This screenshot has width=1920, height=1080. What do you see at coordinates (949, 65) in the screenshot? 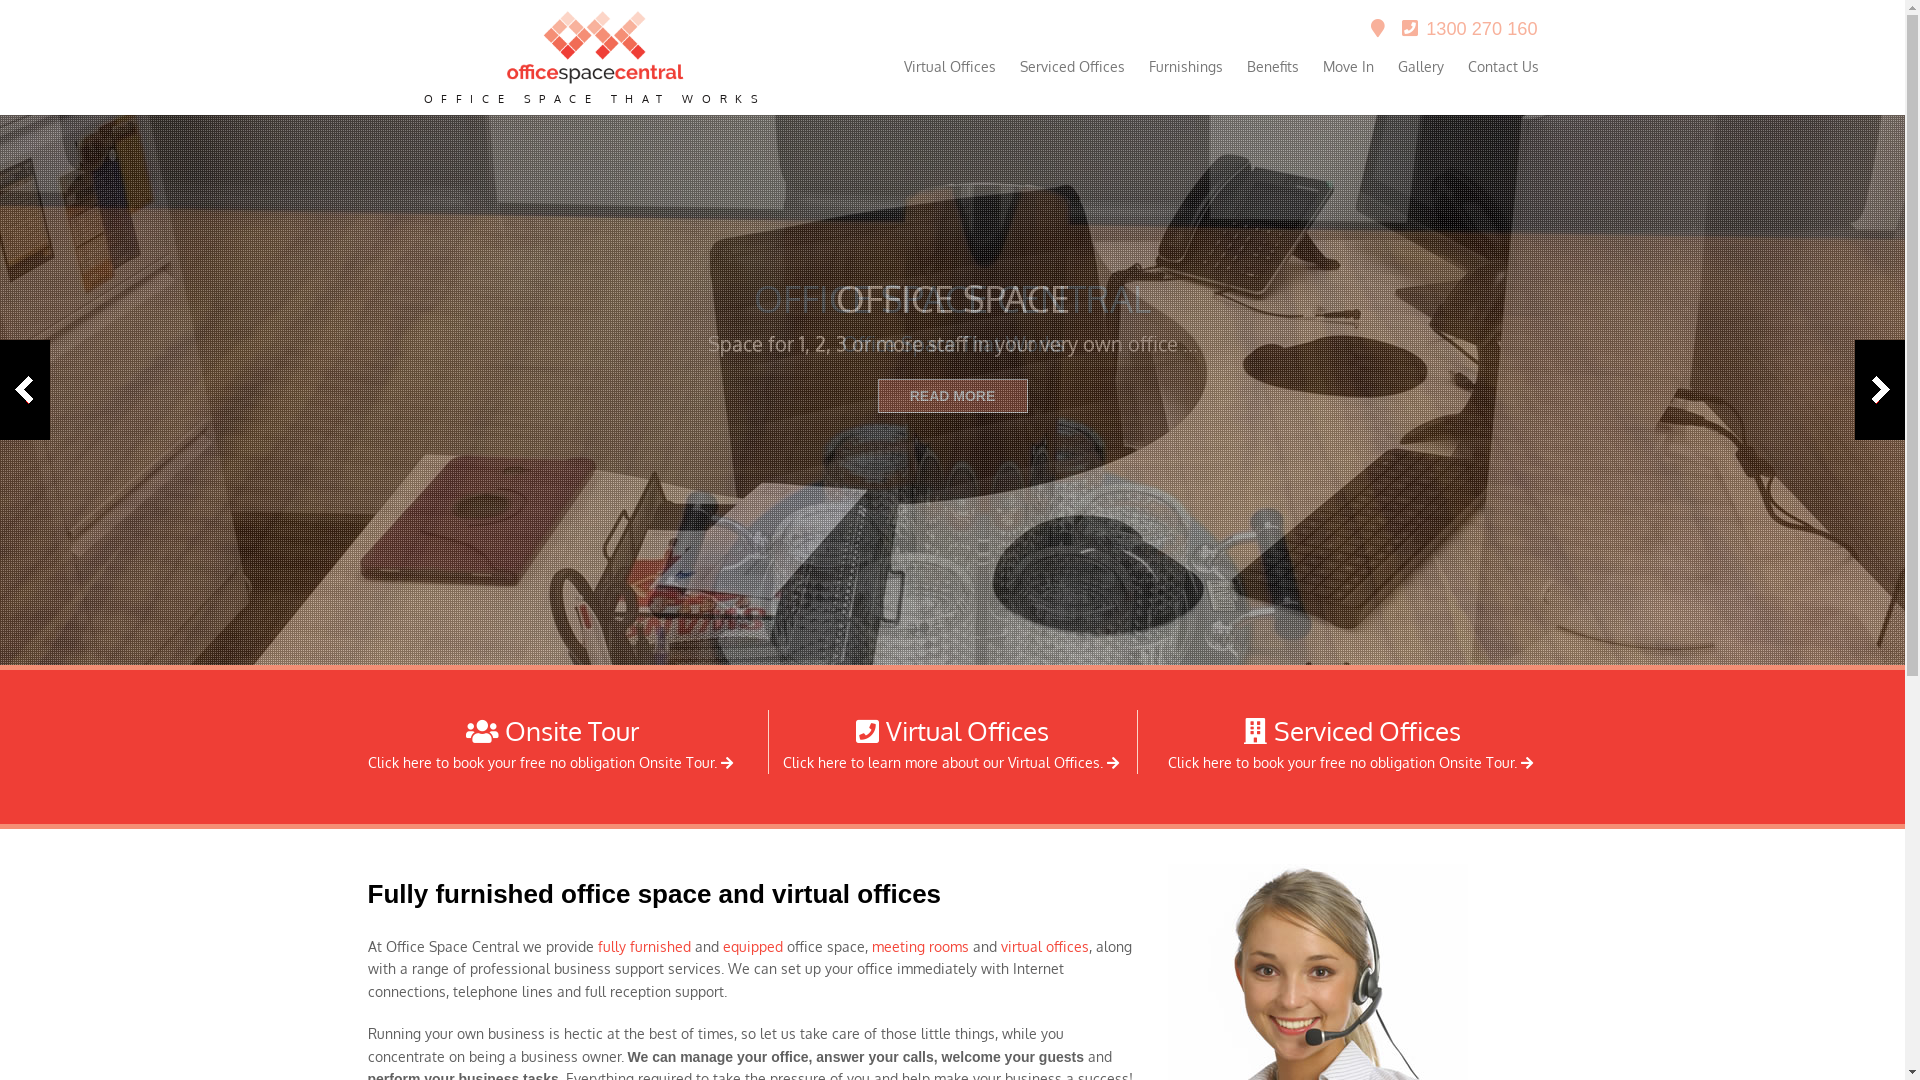
I see `'Virtual Offices'` at bounding box center [949, 65].